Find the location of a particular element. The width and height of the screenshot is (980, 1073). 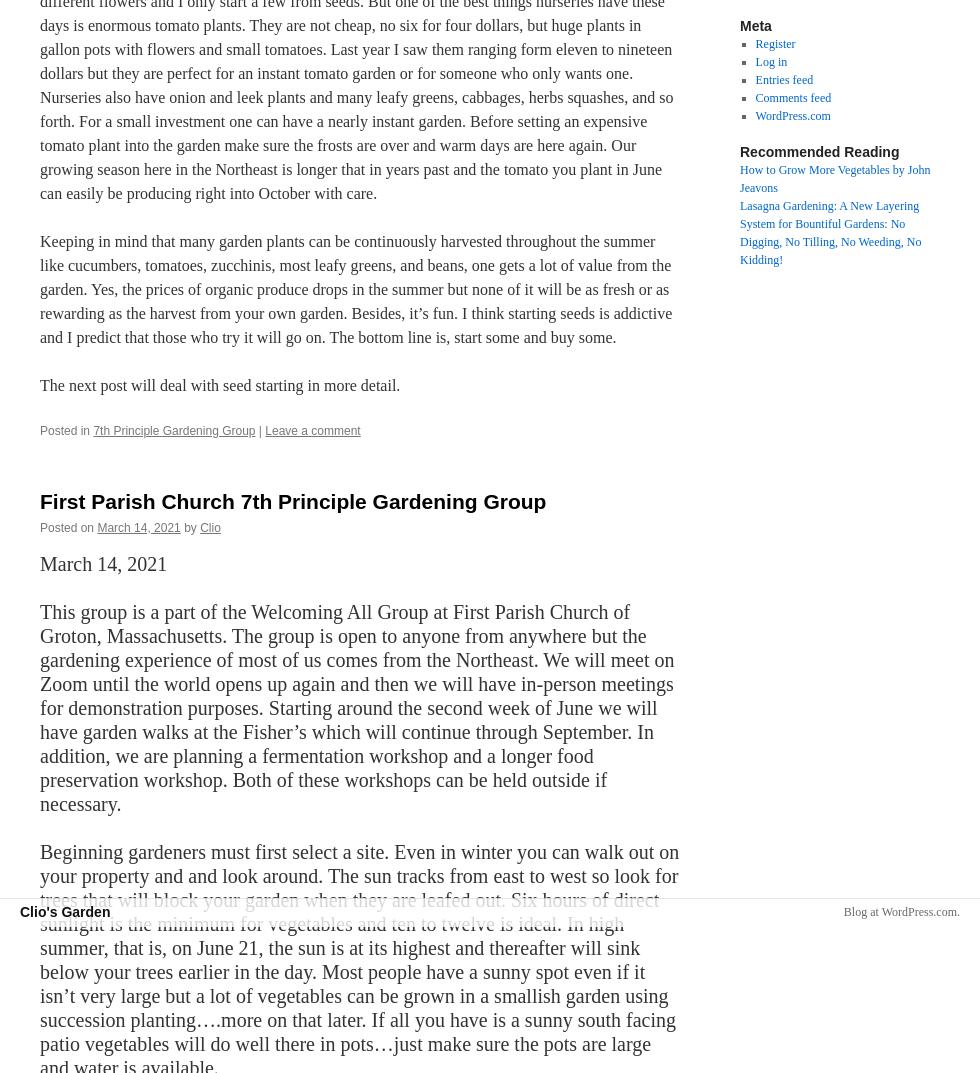

'7th Principle Gardening Group' is located at coordinates (174, 431).